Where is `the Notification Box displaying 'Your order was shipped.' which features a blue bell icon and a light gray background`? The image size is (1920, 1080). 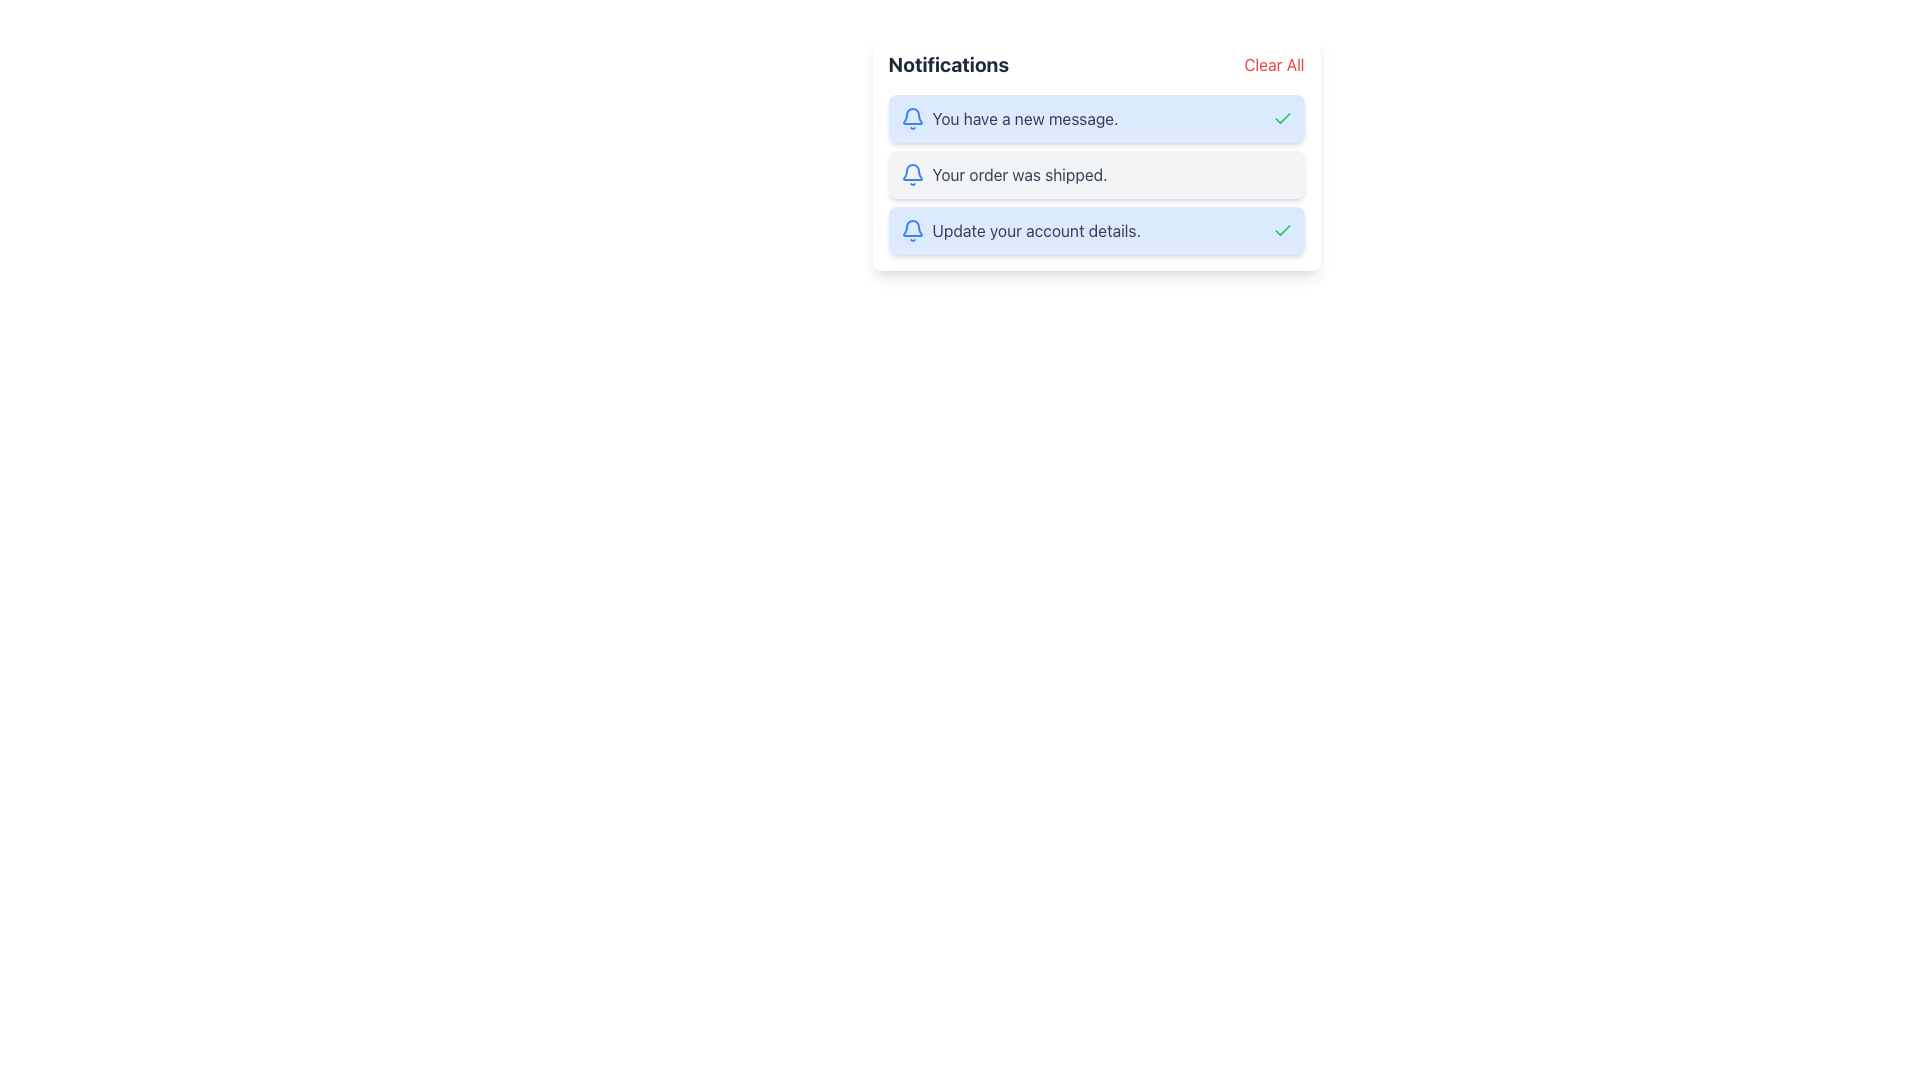
the Notification Box displaying 'Your order was shipped.' which features a blue bell icon and a light gray background is located at coordinates (1095, 173).